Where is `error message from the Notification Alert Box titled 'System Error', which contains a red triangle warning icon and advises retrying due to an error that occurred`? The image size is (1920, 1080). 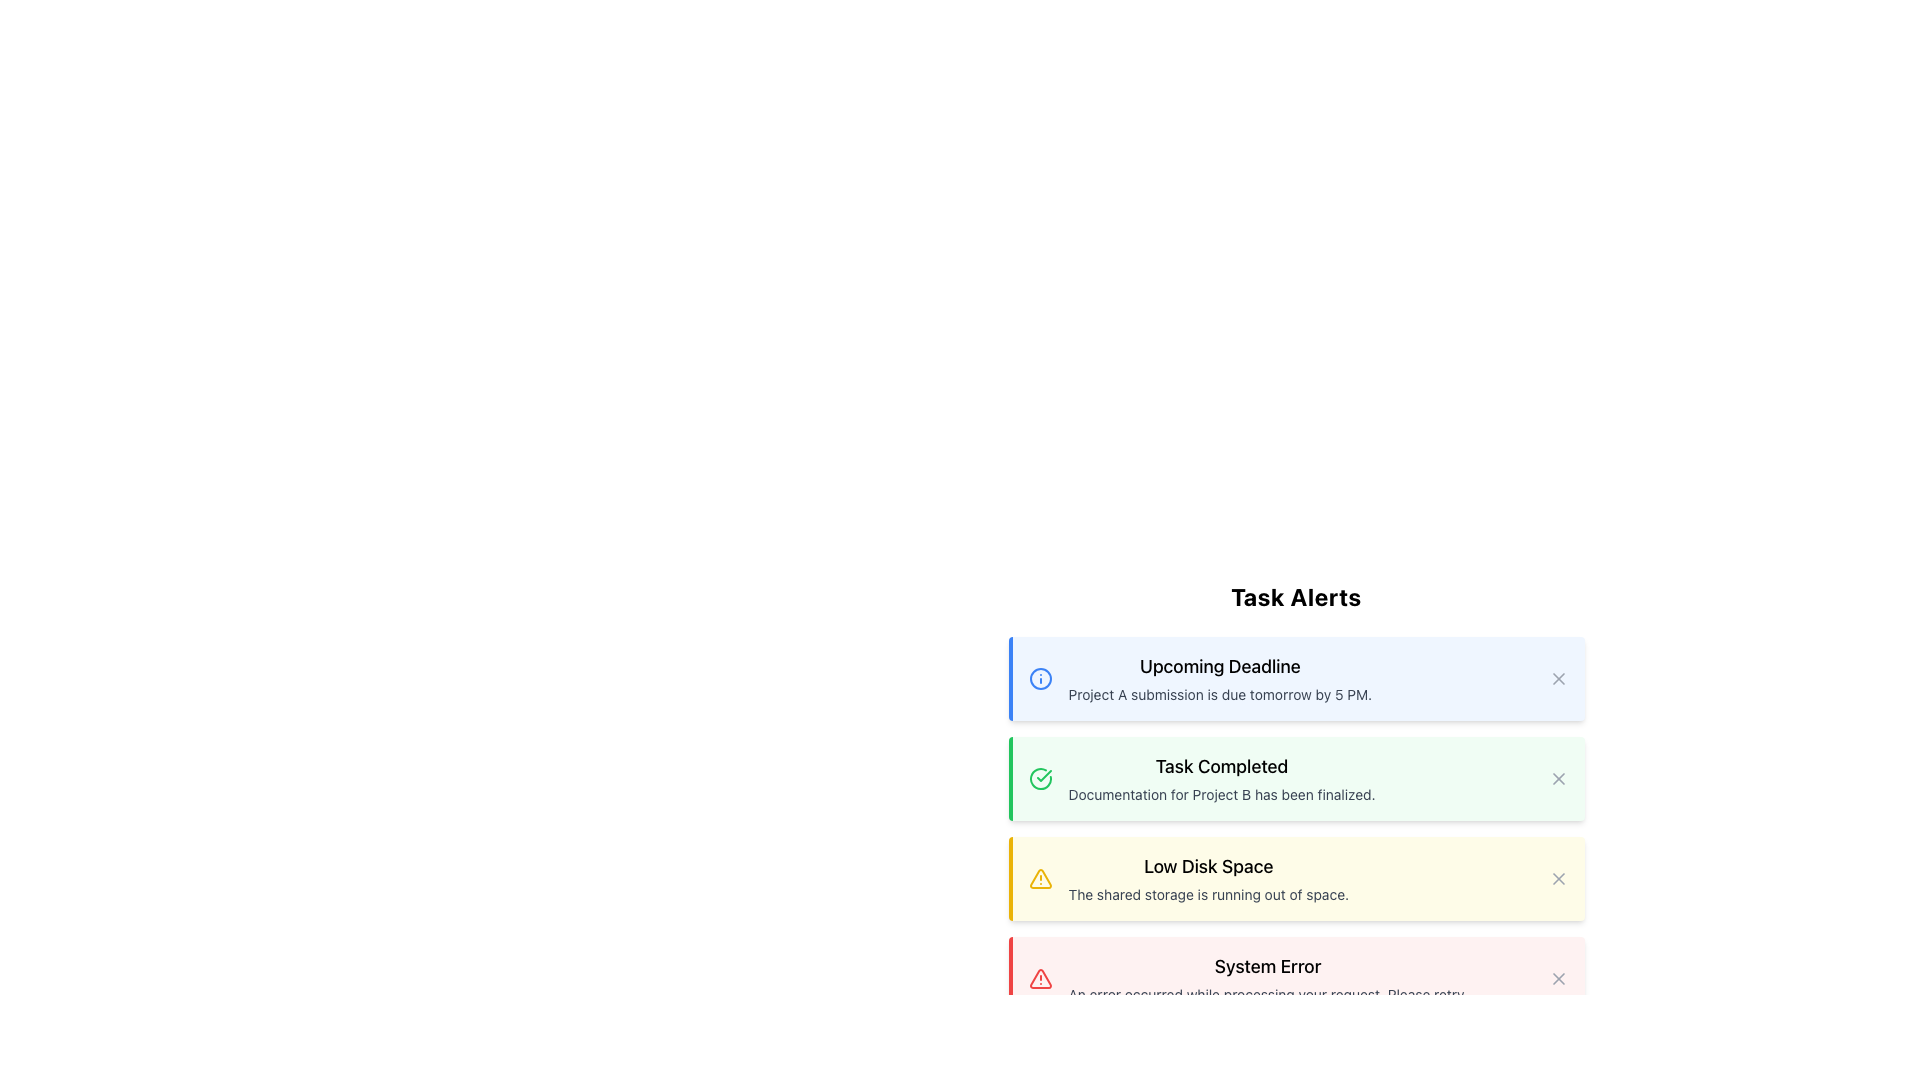
error message from the Notification Alert Box titled 'System Error', which contains a red triangle warning icon and advises retrying due to an error that occurred is located at coordinates (1298, 978).